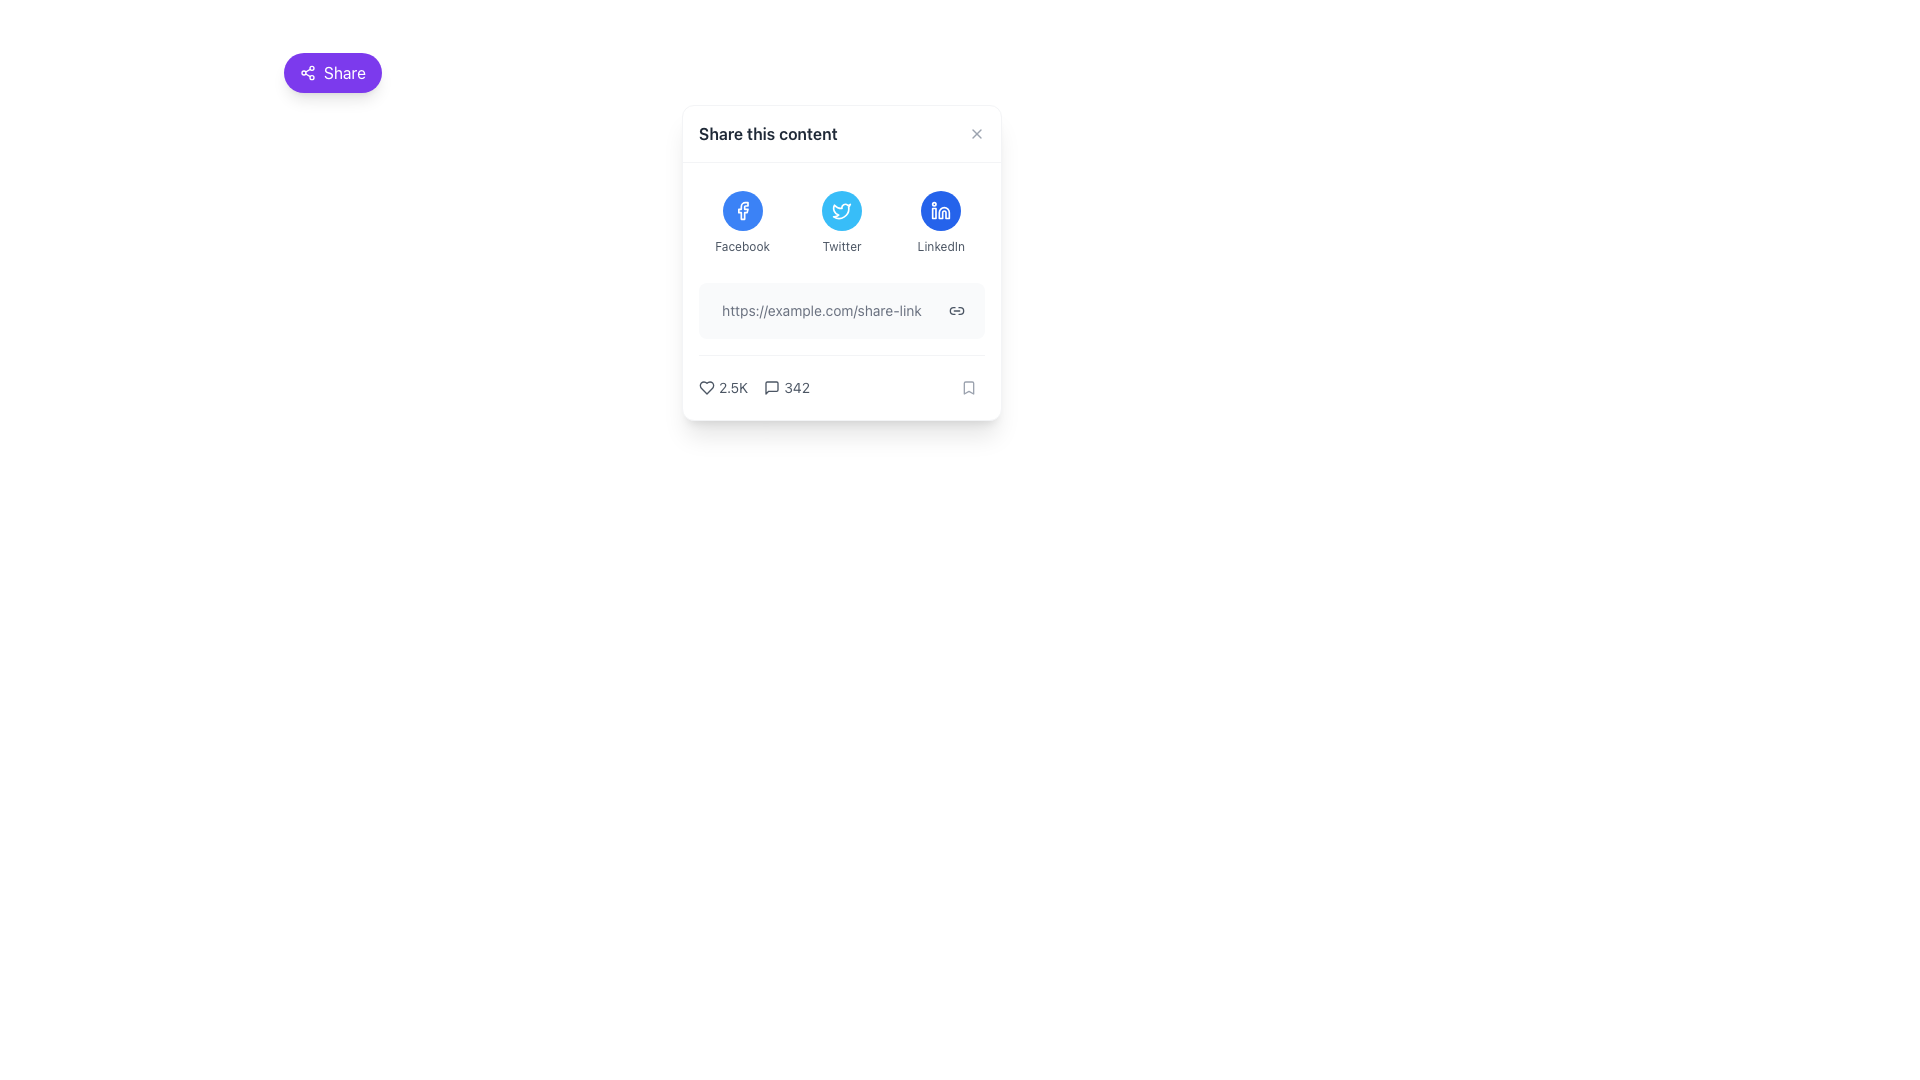 Image resolution: width=1920 pixels, height=1080 pixels. I want to click on the Twitter quick-share icon, so click(841, 211).